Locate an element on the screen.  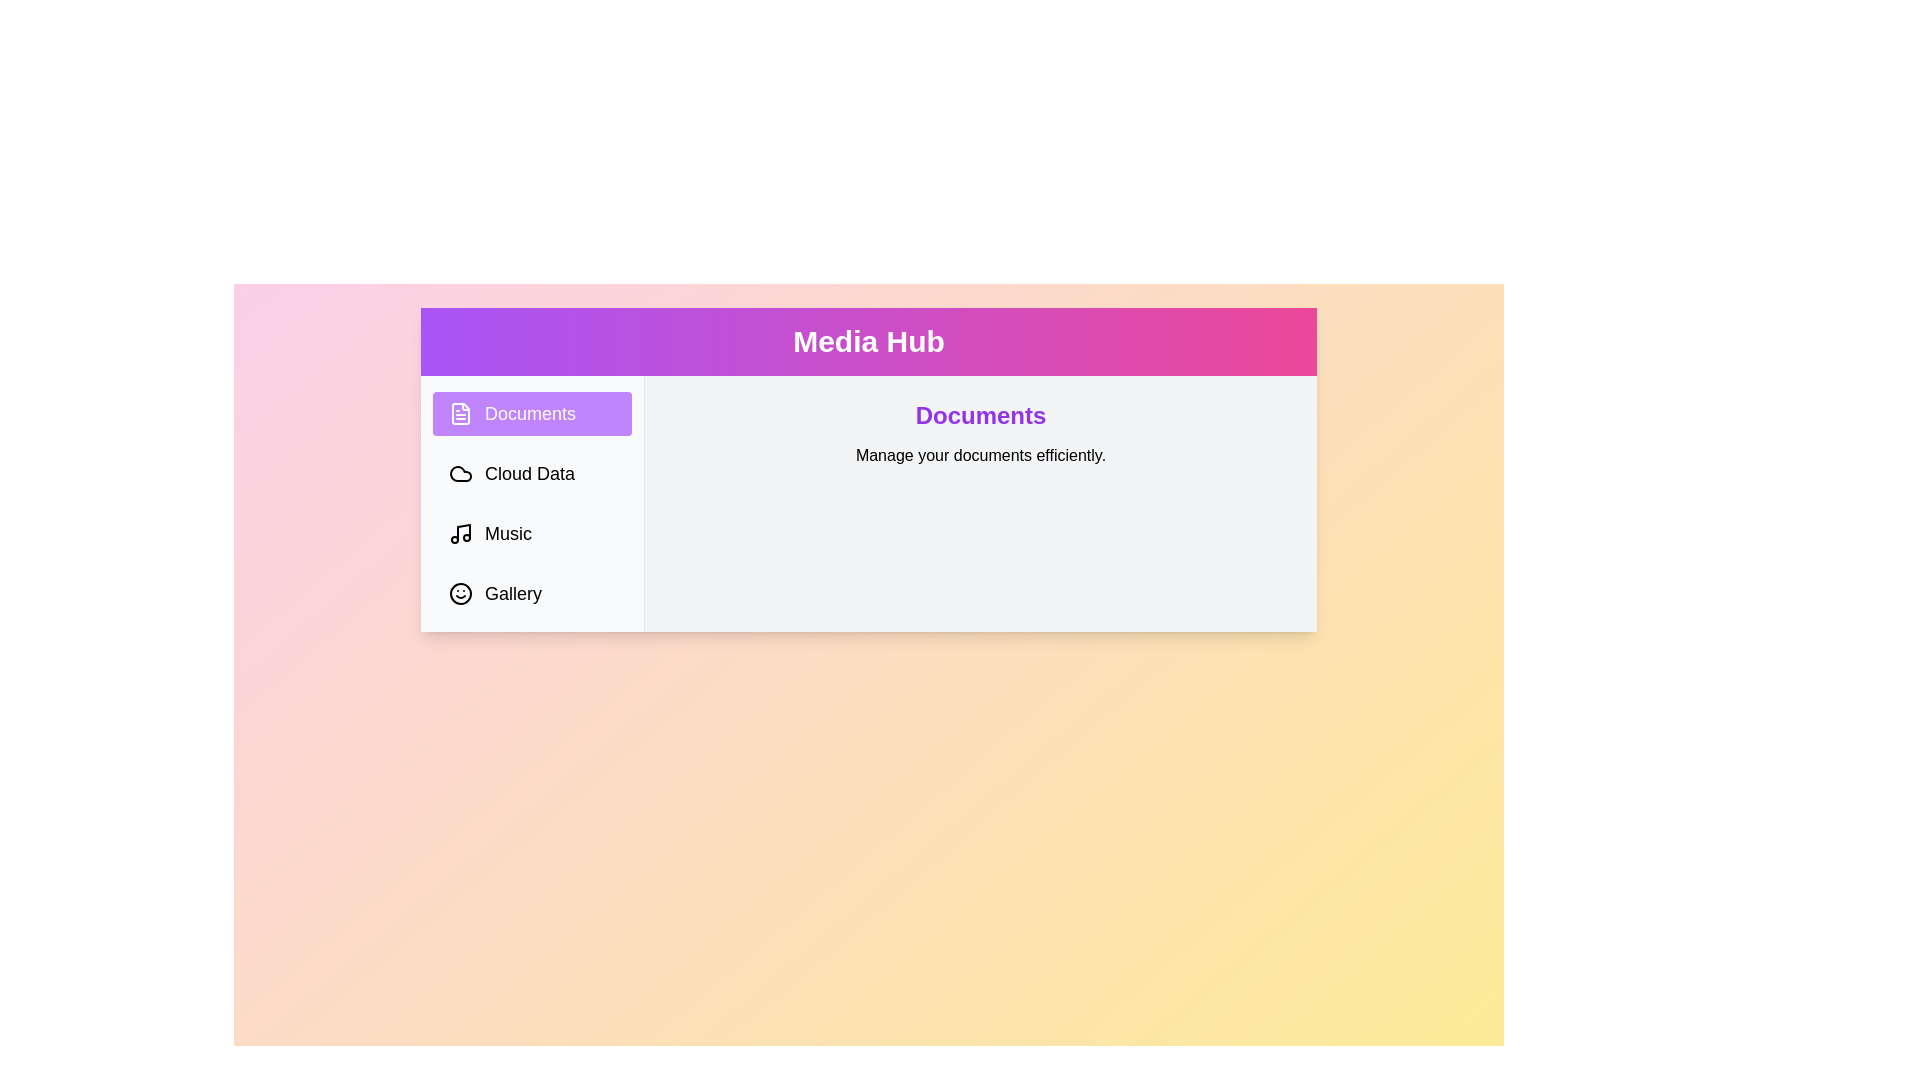
the tab labeled Gallery from the sidebar is located at coordinates (532, 593).